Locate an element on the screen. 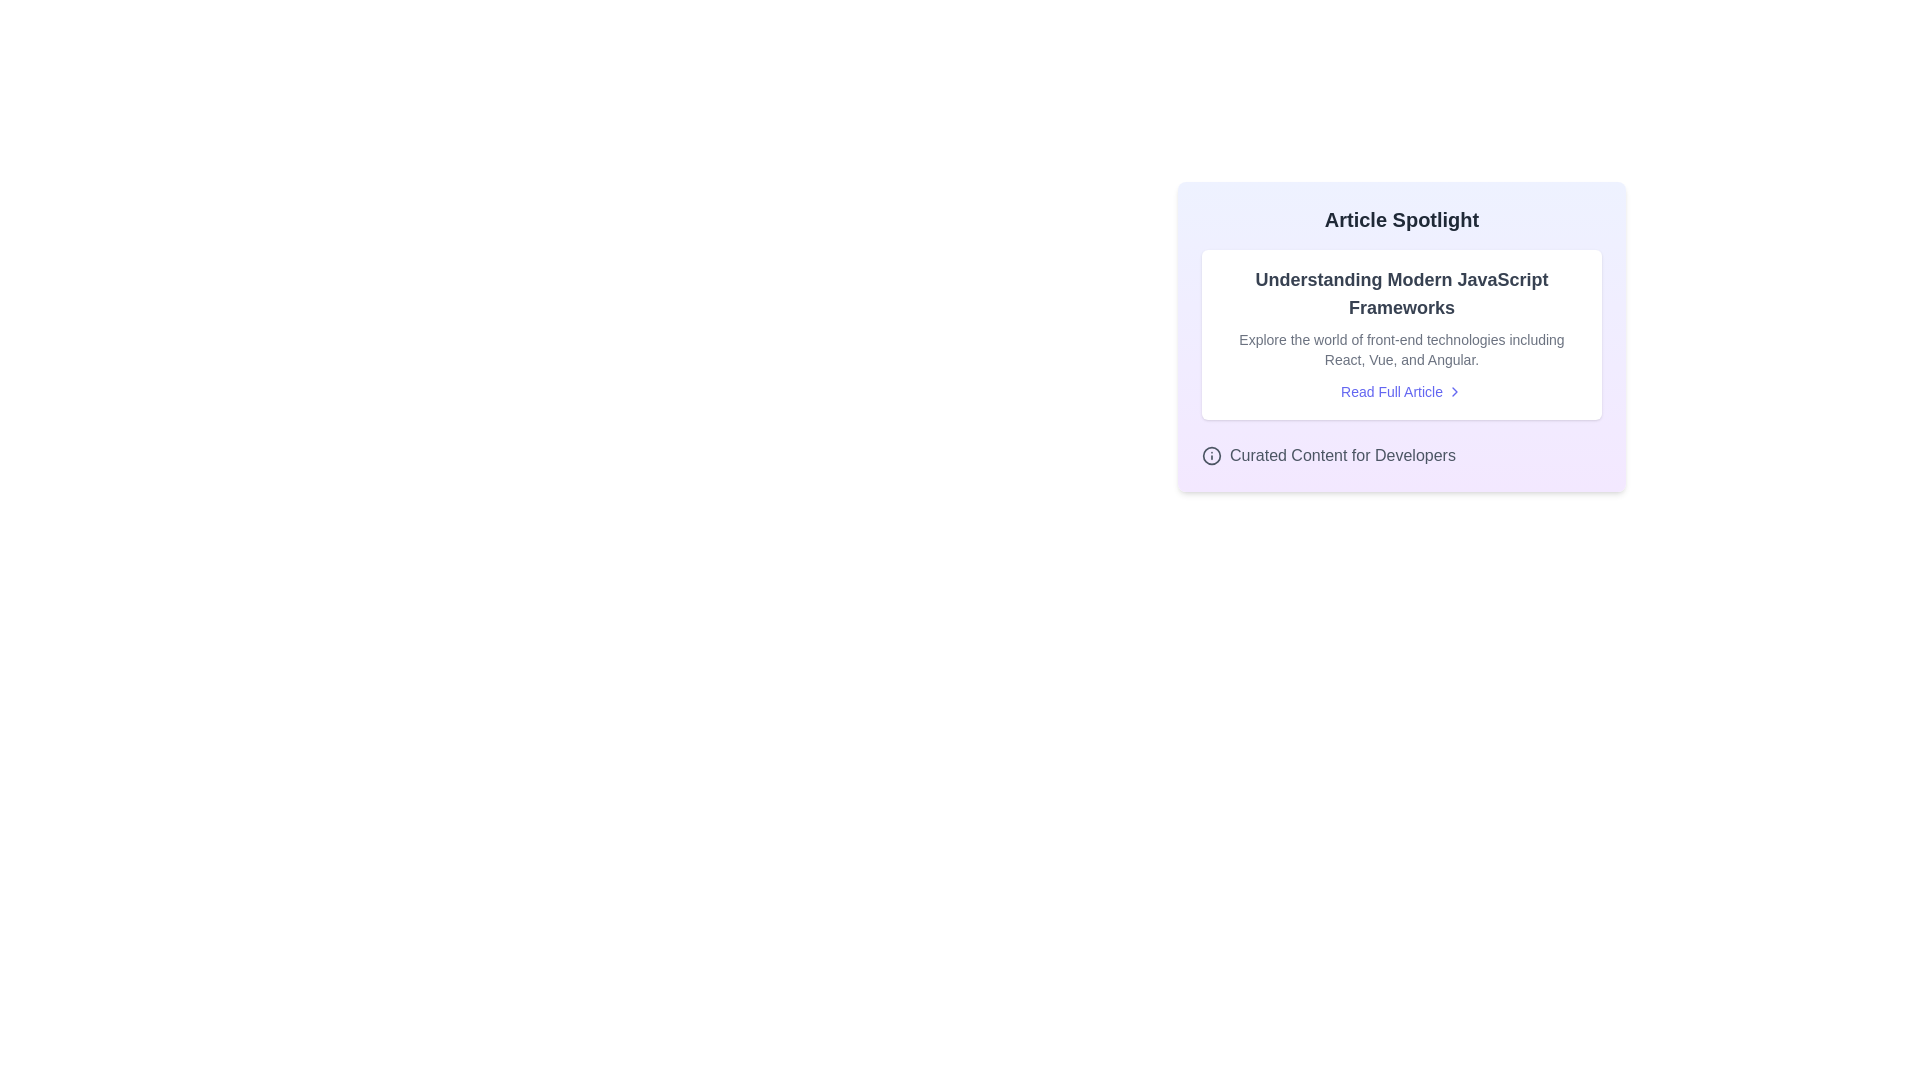  informational text 'Curated Content for Developers' which is styled in gray font and accompanied by an informational icon on the left is located at coordinates (1400, 455).